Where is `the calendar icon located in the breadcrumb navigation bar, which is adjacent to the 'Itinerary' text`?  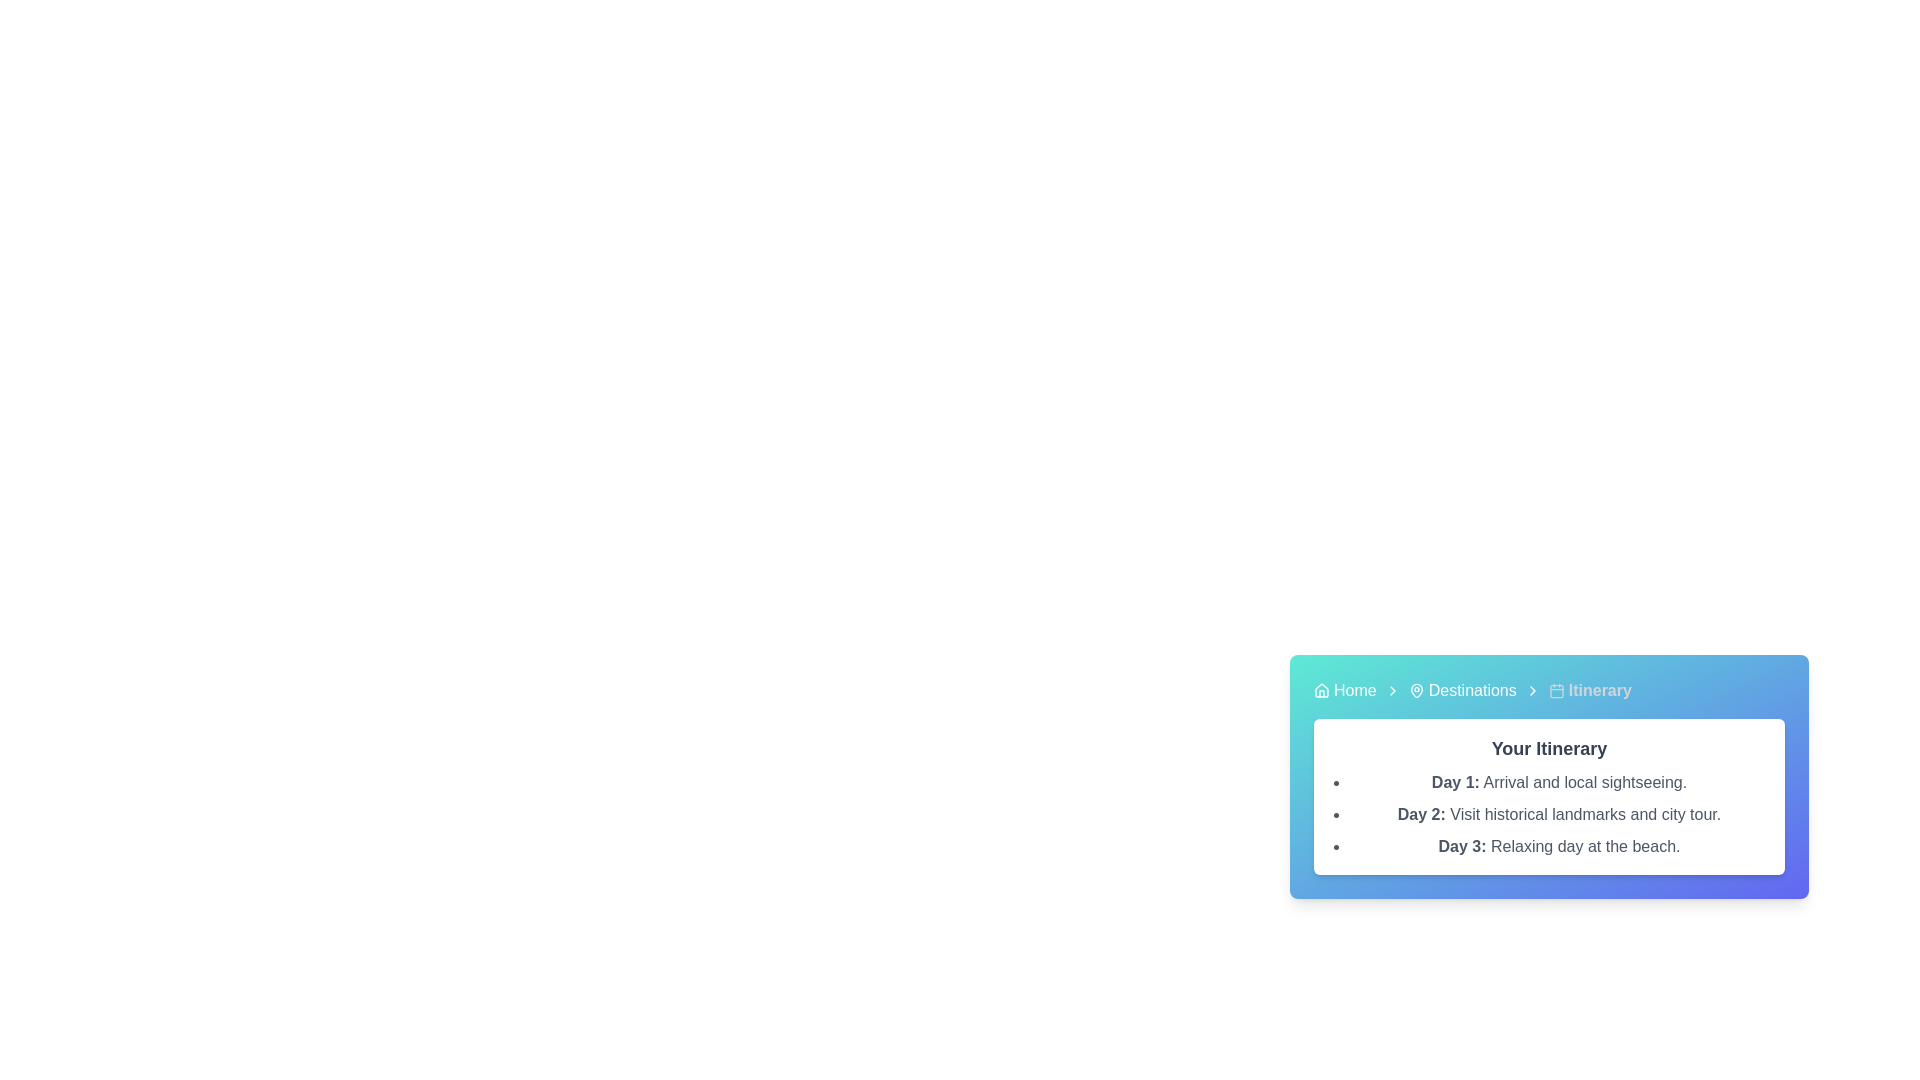
the calendar icon located in the breadcrumb navigation bar, which is adjacent to the 'Itinerary' text is located at coordinates (1555, 689).